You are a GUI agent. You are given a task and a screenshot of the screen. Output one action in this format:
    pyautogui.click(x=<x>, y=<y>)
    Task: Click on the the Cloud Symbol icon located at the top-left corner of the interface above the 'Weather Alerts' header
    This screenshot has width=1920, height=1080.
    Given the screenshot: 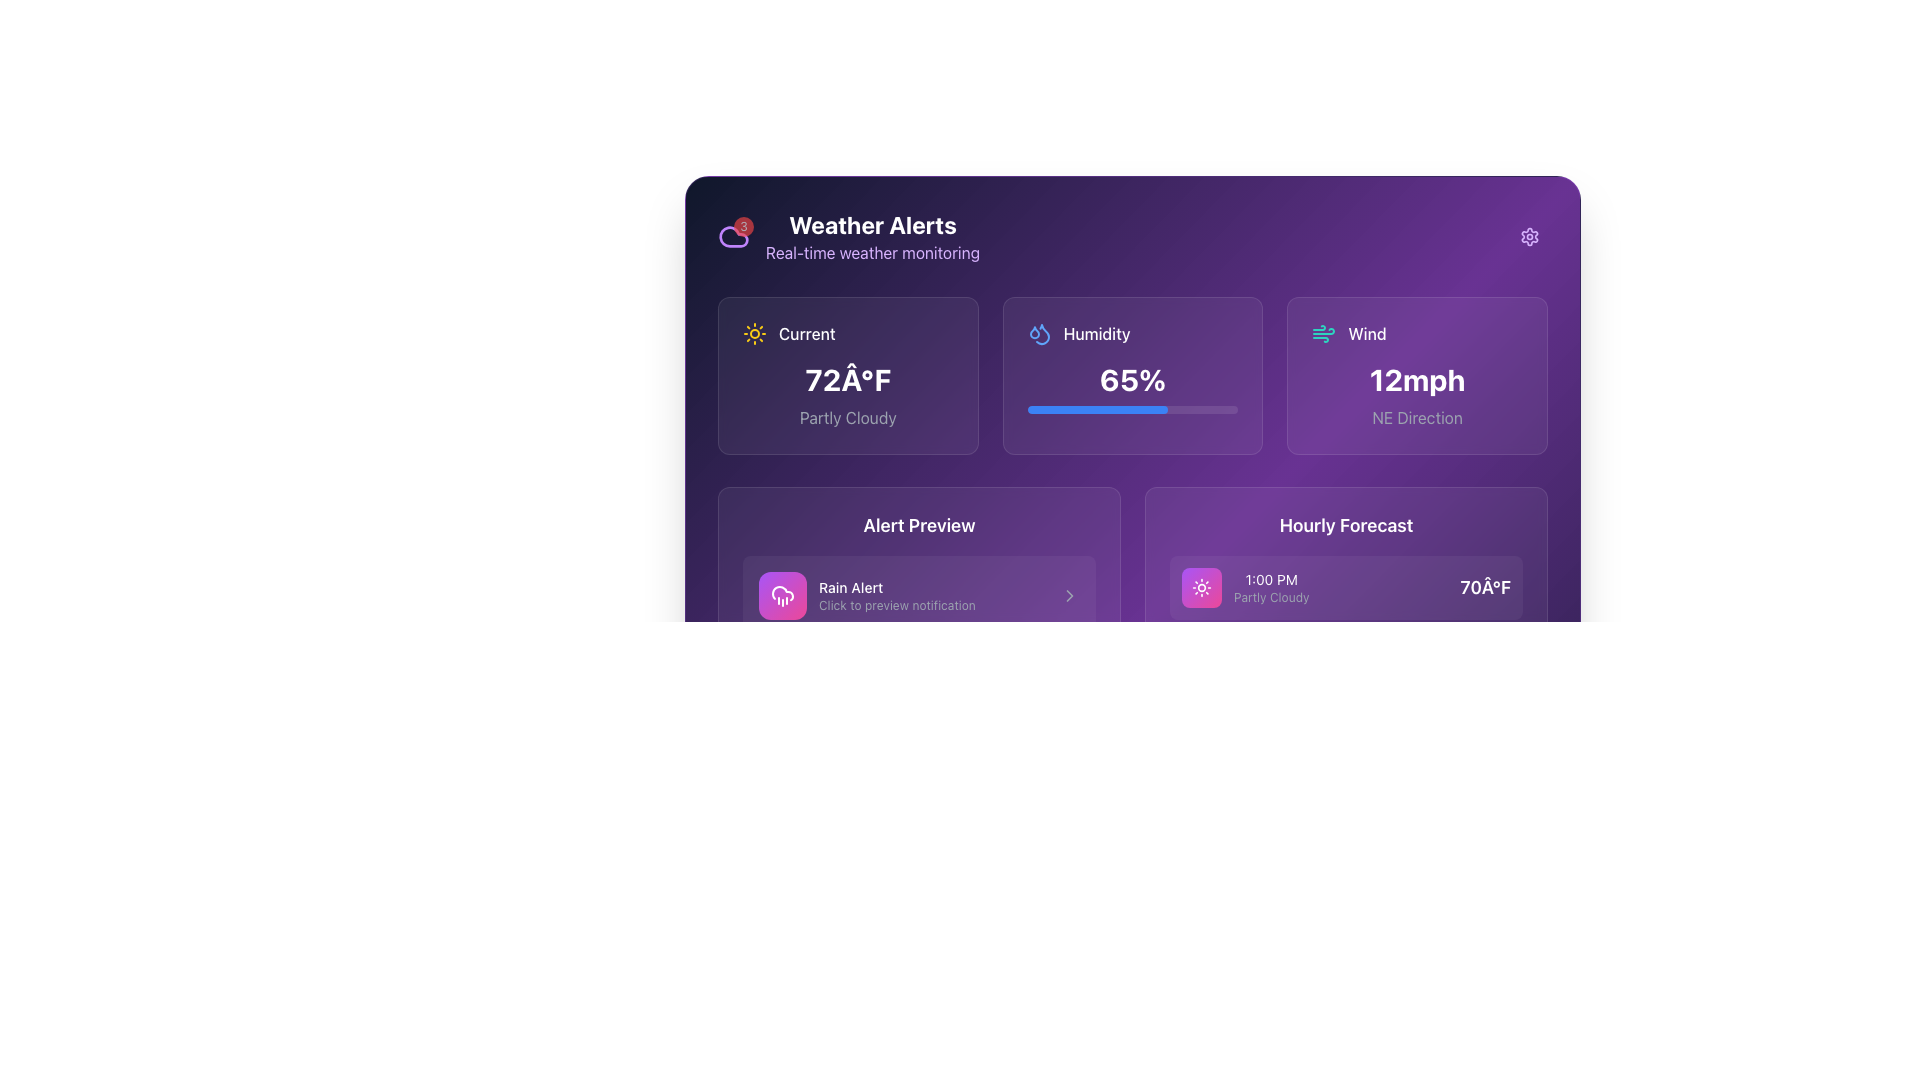 What is the action you would take?
    pyautogui.click(x=733, y=235)
    